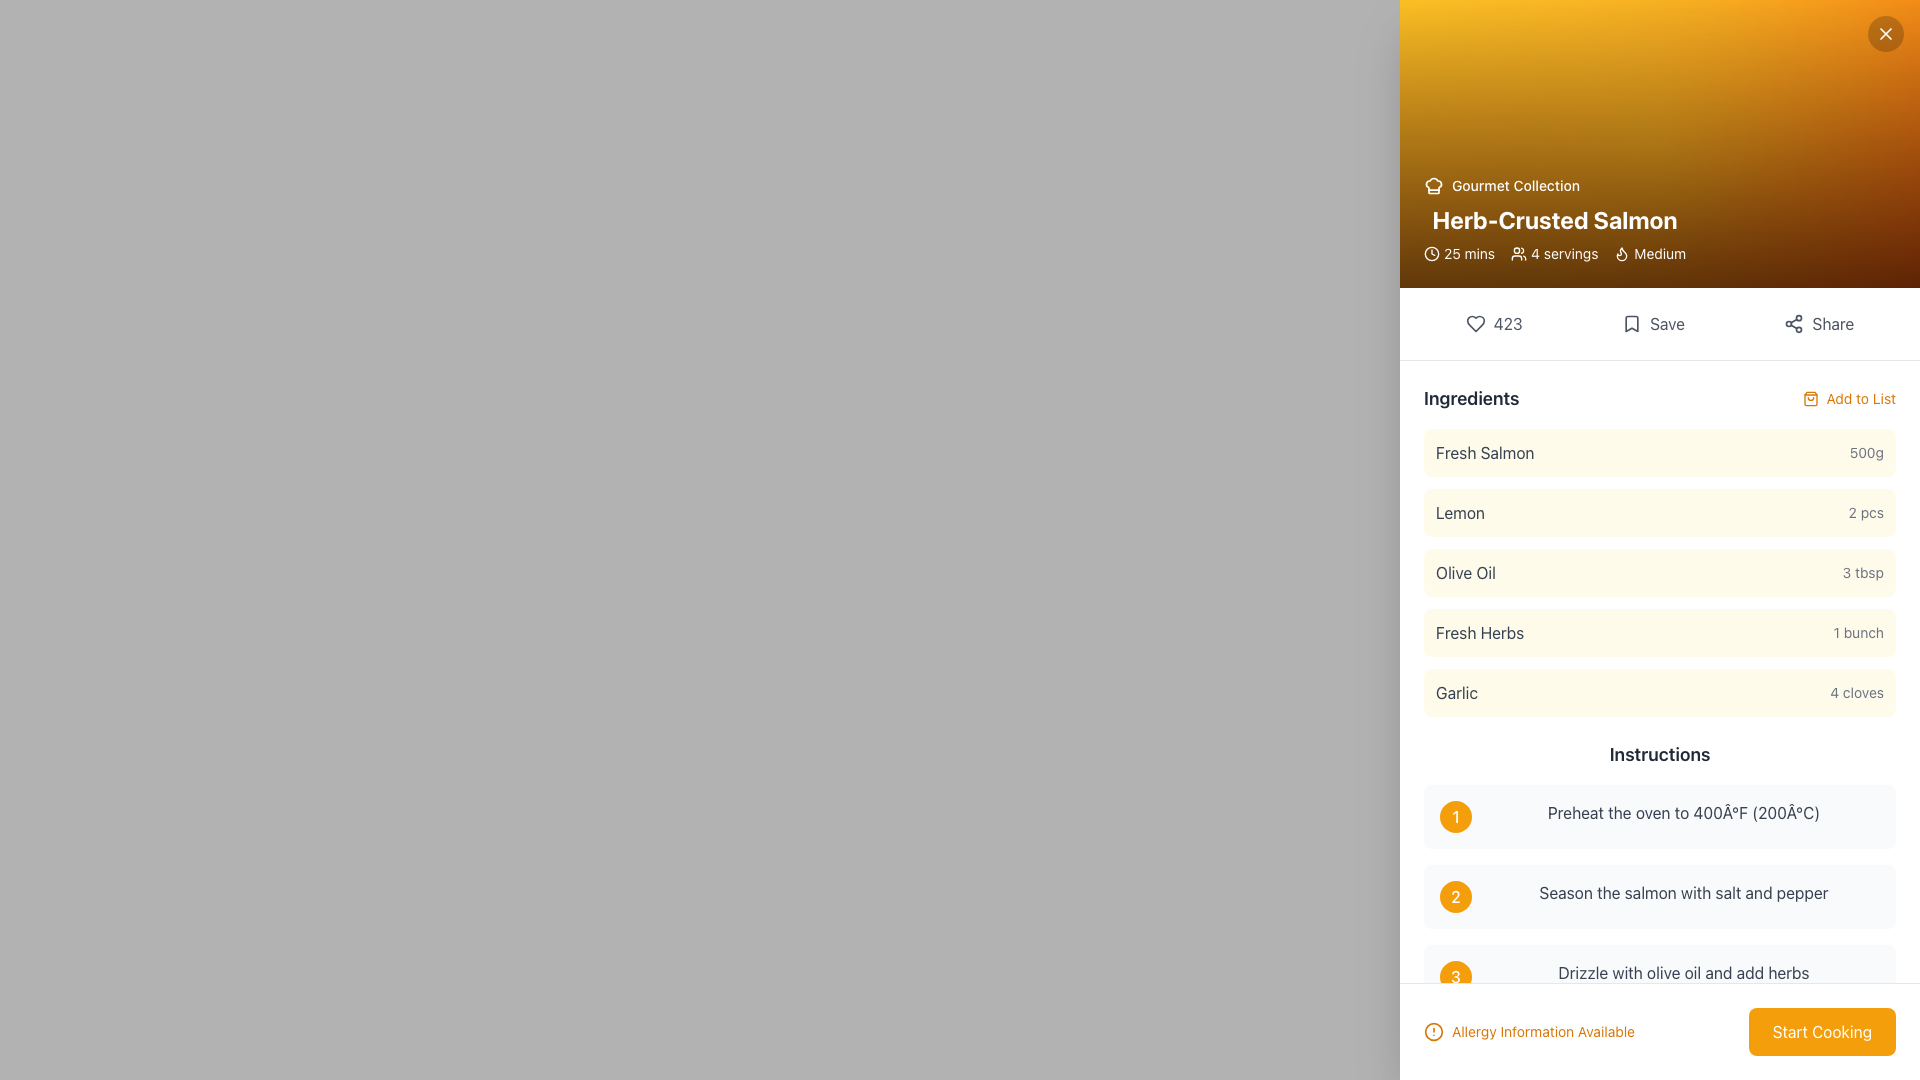 The width and height of the screenshot is (1920, 1080). What do you see at coordinates (1810, 398) in the screenshot?
I see `the decorative shopping bag icon located to the left of the 'Add to List' text, which is part of the action button in the 'Ingredients' section` at bounding box center [1810, 398].